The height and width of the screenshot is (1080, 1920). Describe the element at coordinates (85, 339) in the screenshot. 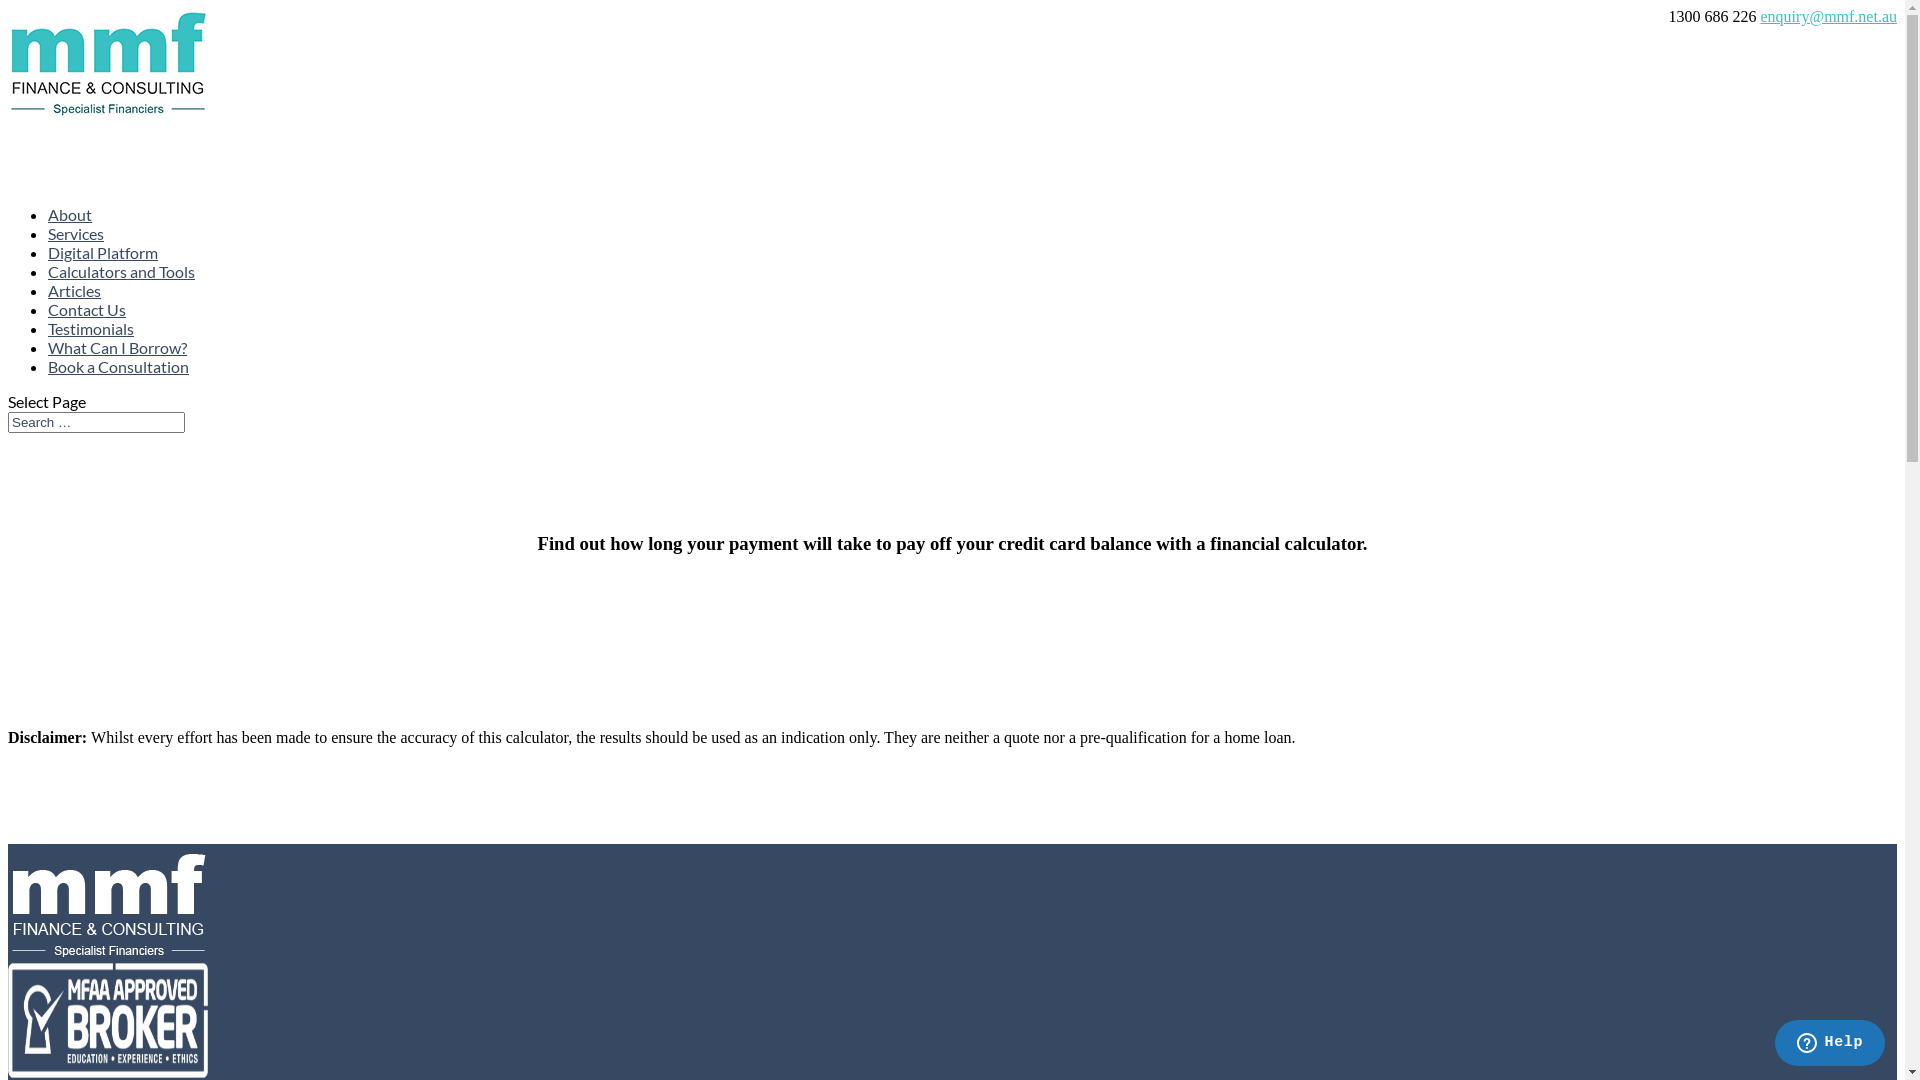

I see `'Contact Us'` at that location.